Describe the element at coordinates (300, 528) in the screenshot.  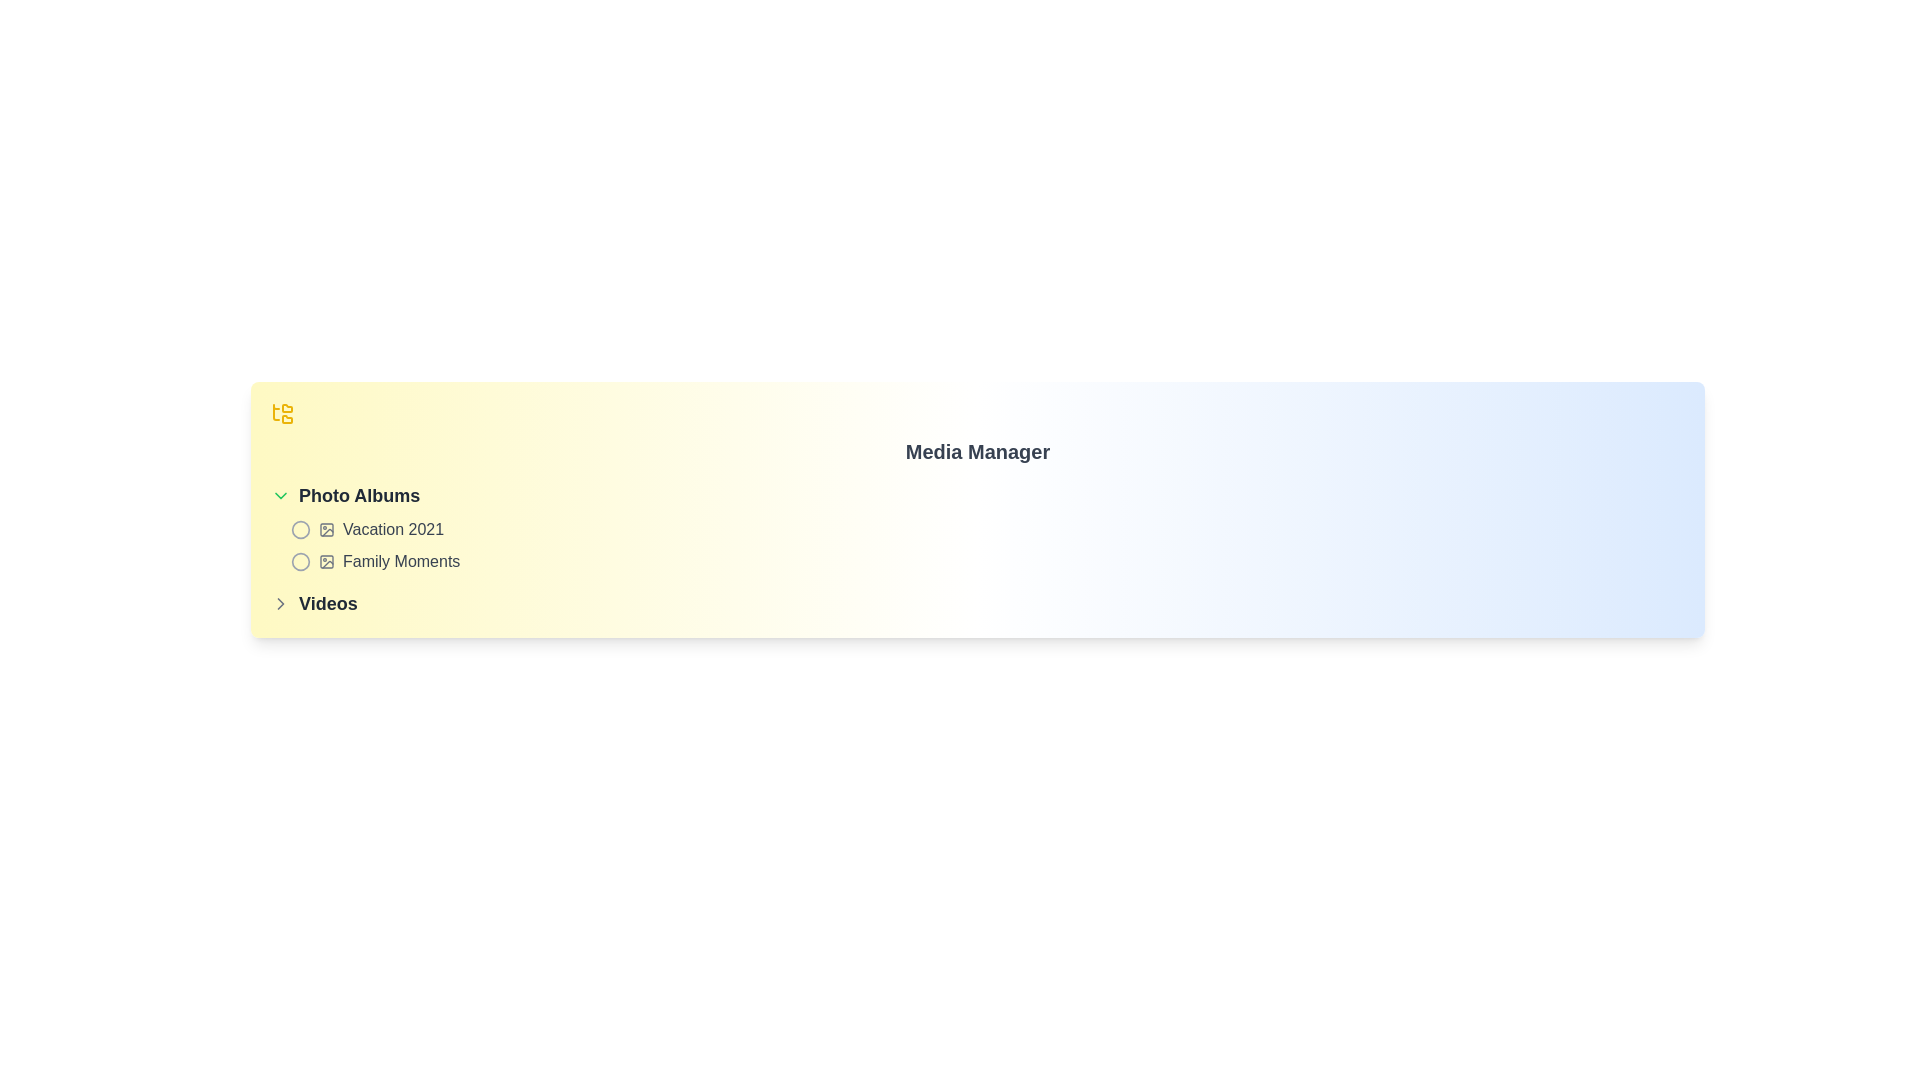
I see `the circle icon with a gray border located to the left of the 'Vacation 2021' label in the 'Photo Albums' section` at that location.